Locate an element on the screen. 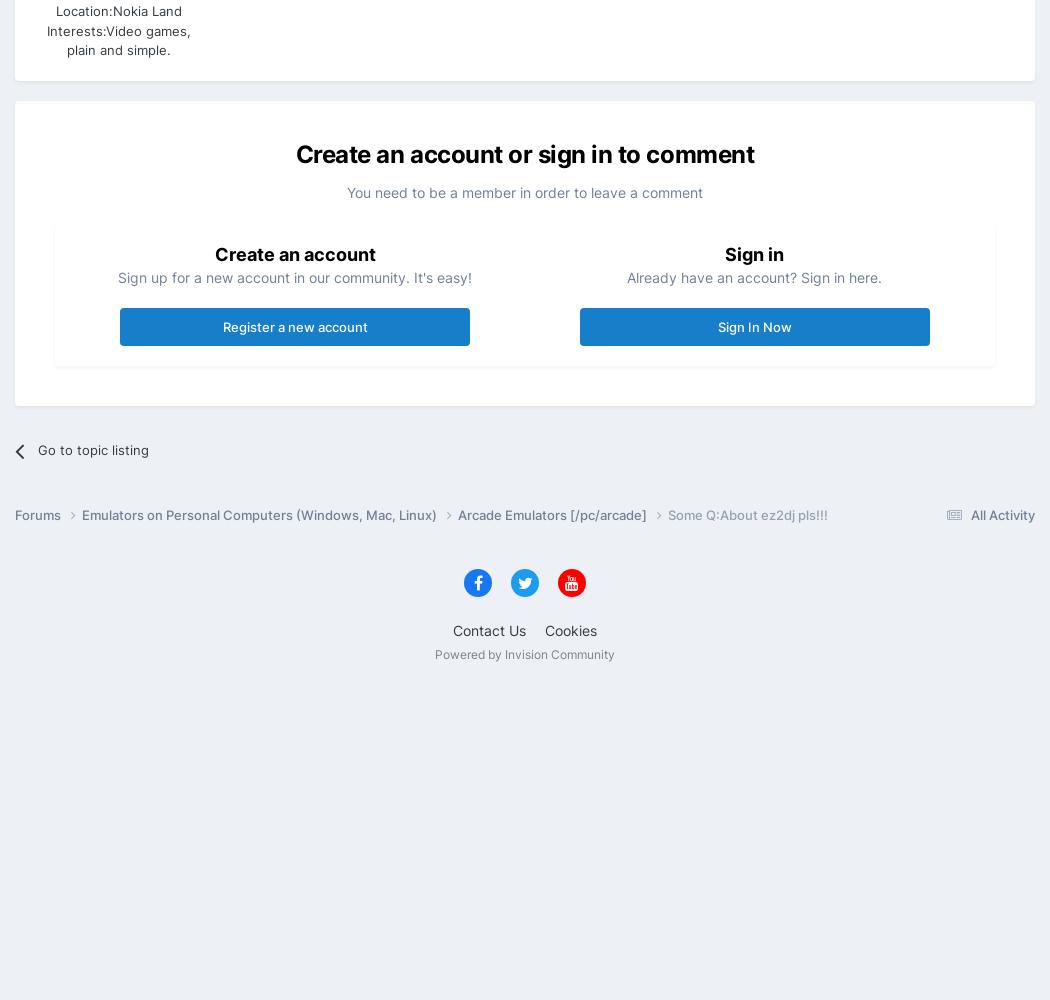  'Already have an account? Sign in here.' is located at coordinates (754, 276).